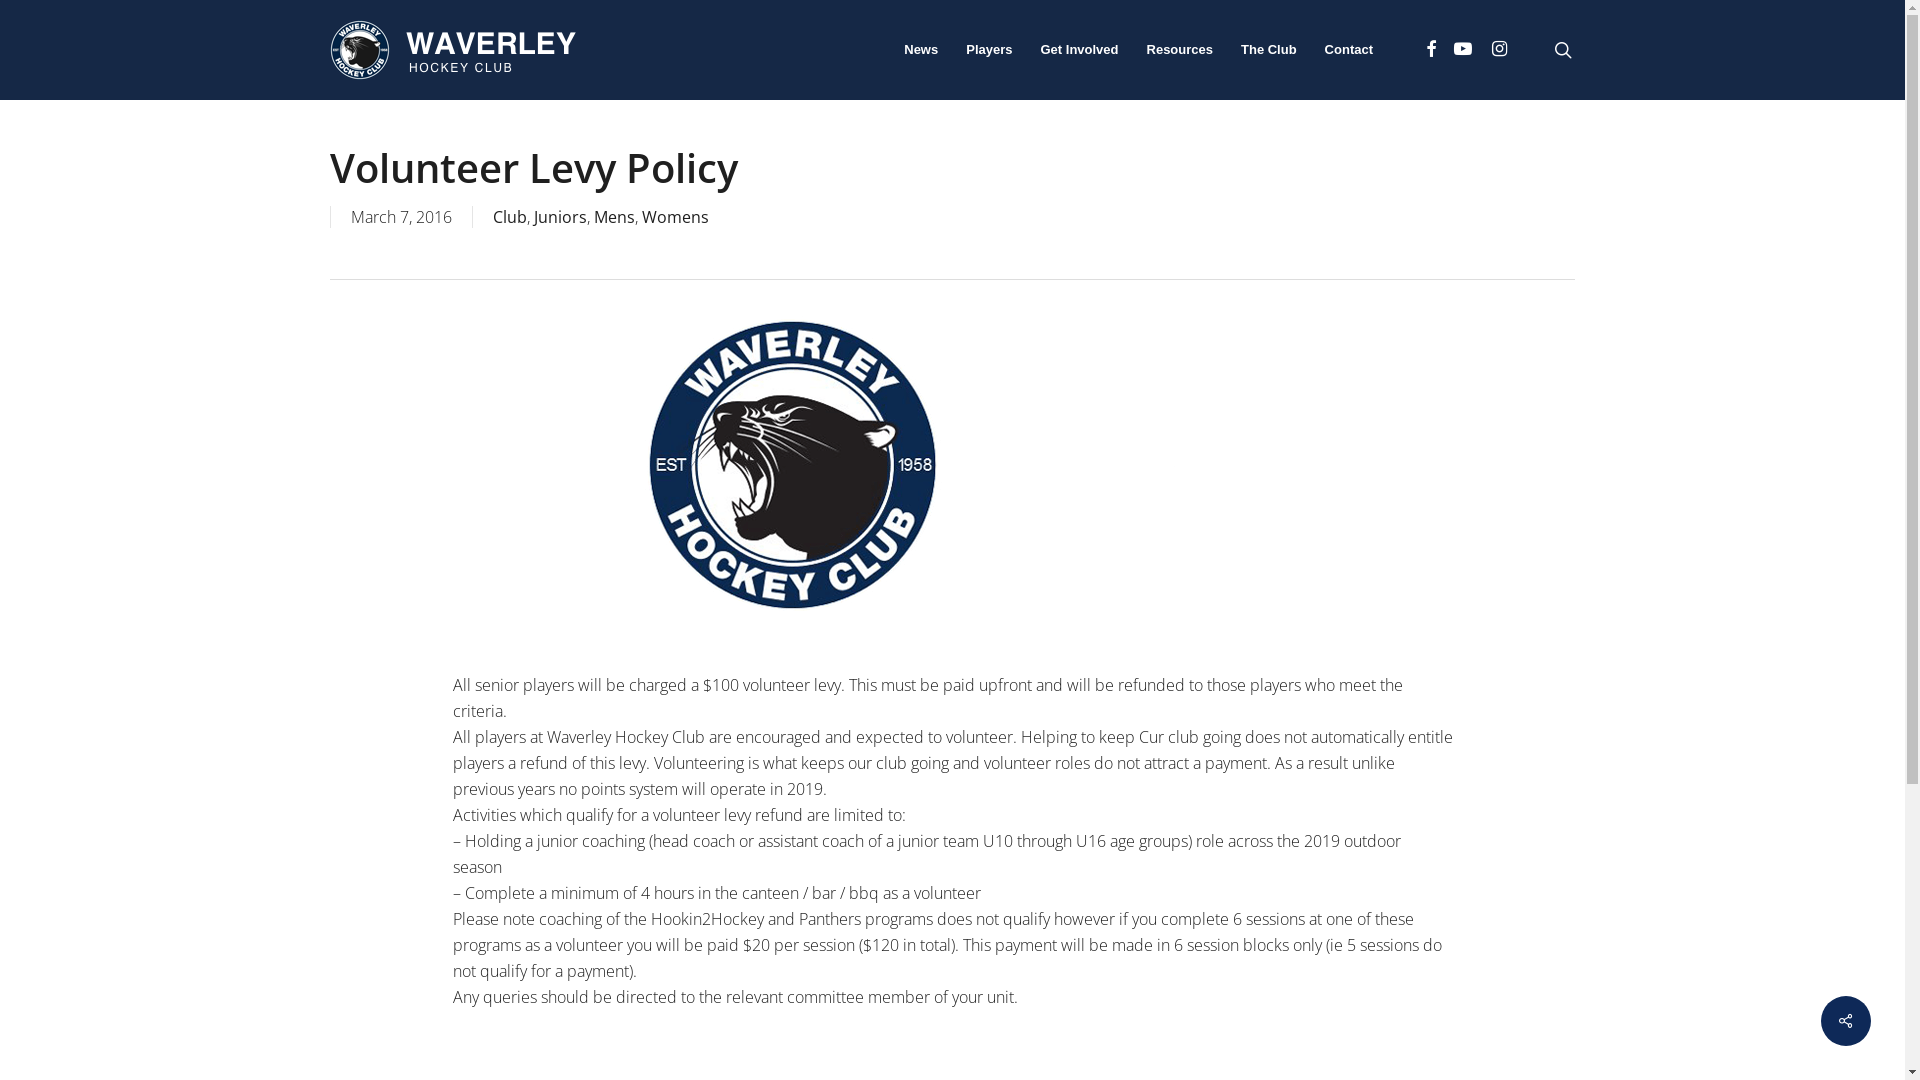 This screenshot has height=1080, width=1920. What do you see at coordinates (1562, 49) in the screenshot?
I see `'search'` at bounding box center [1562, 49].